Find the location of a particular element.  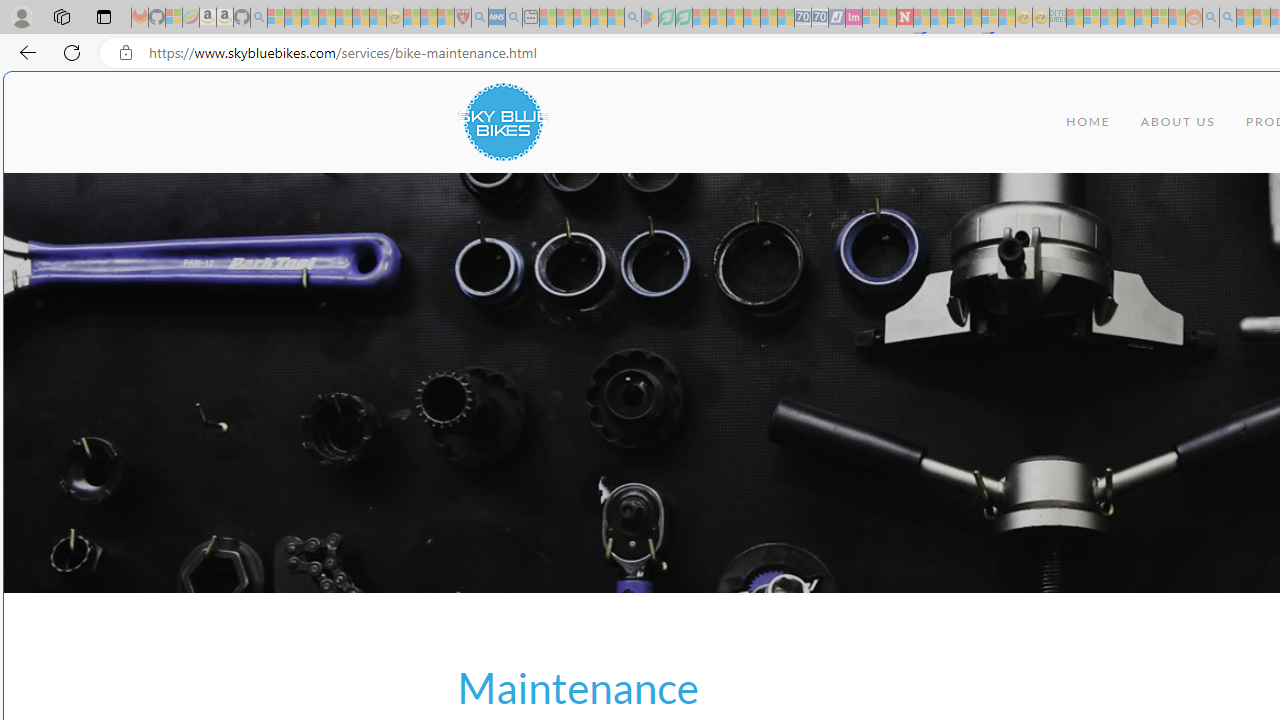

'Kinda Frugal - MSN - Sleeping' is located at coordinates (1143, 17).